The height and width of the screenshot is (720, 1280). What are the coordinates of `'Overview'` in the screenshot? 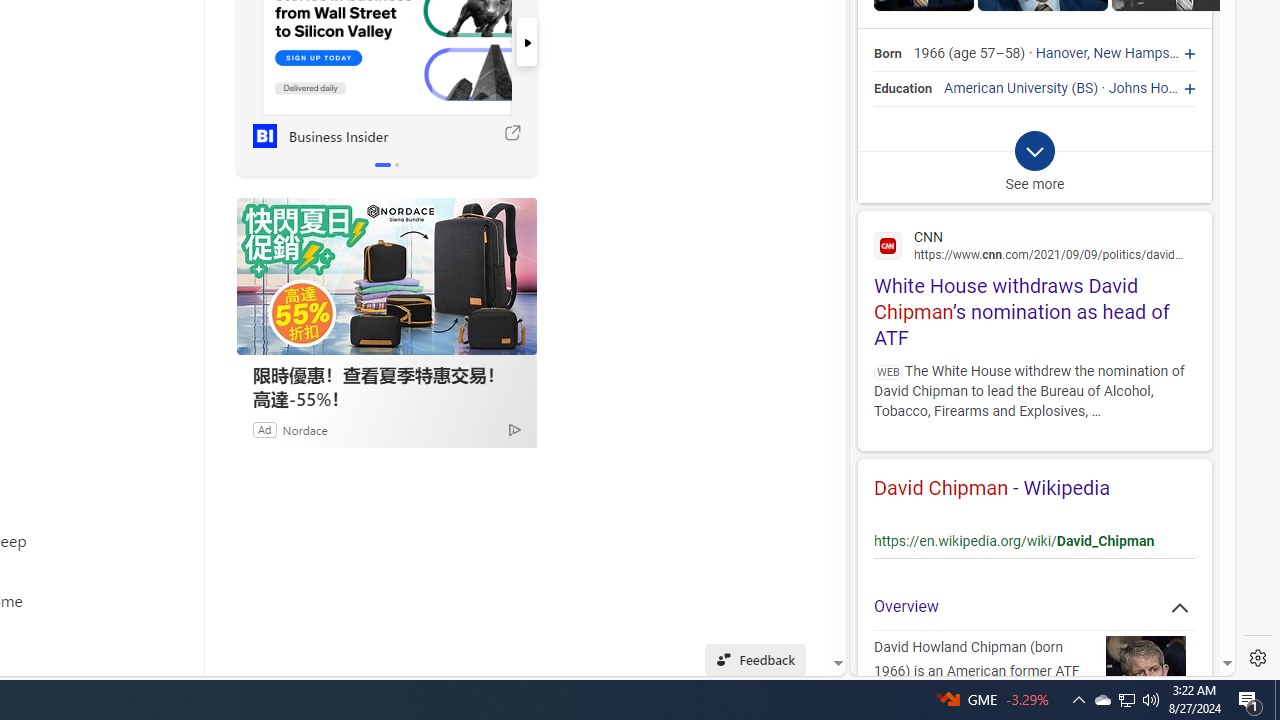 It's located at (1034, 606).